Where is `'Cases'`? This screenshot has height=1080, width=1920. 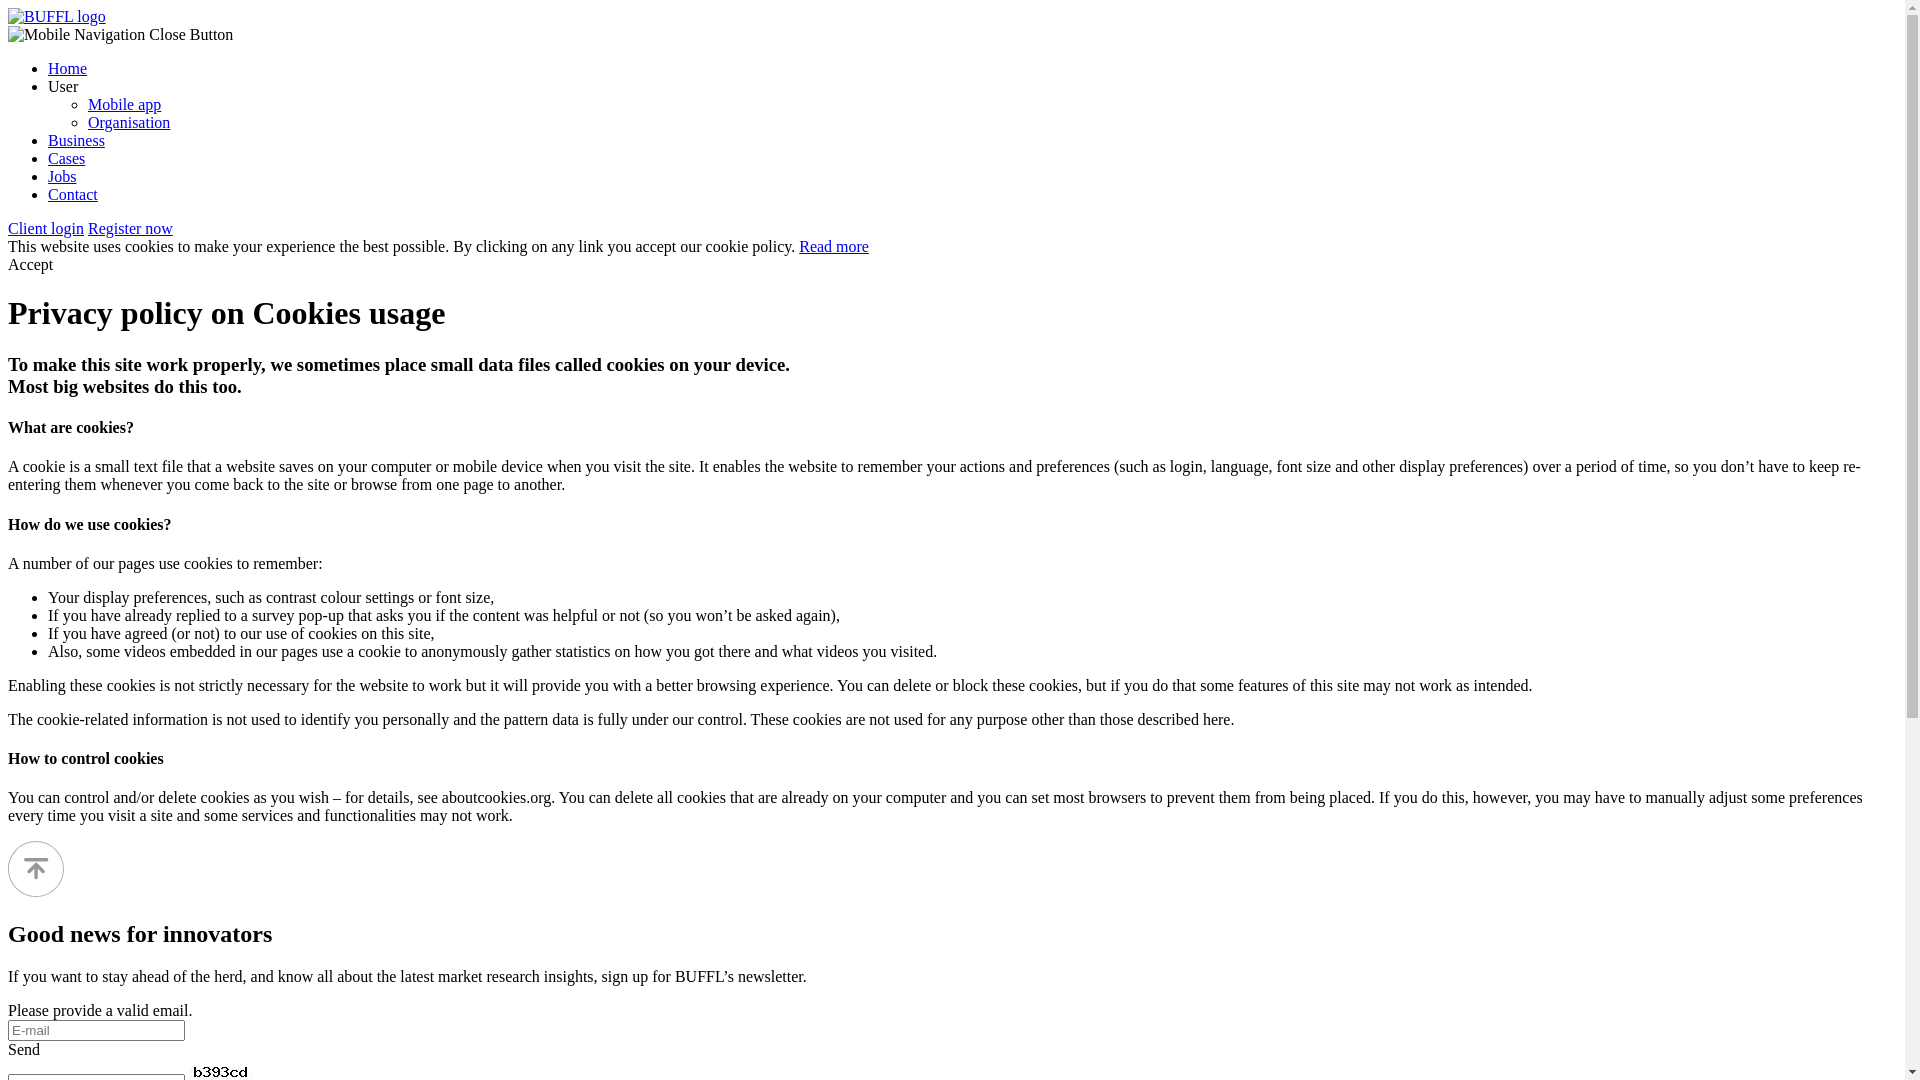 'Cases' is located at coordinates (66, 157).